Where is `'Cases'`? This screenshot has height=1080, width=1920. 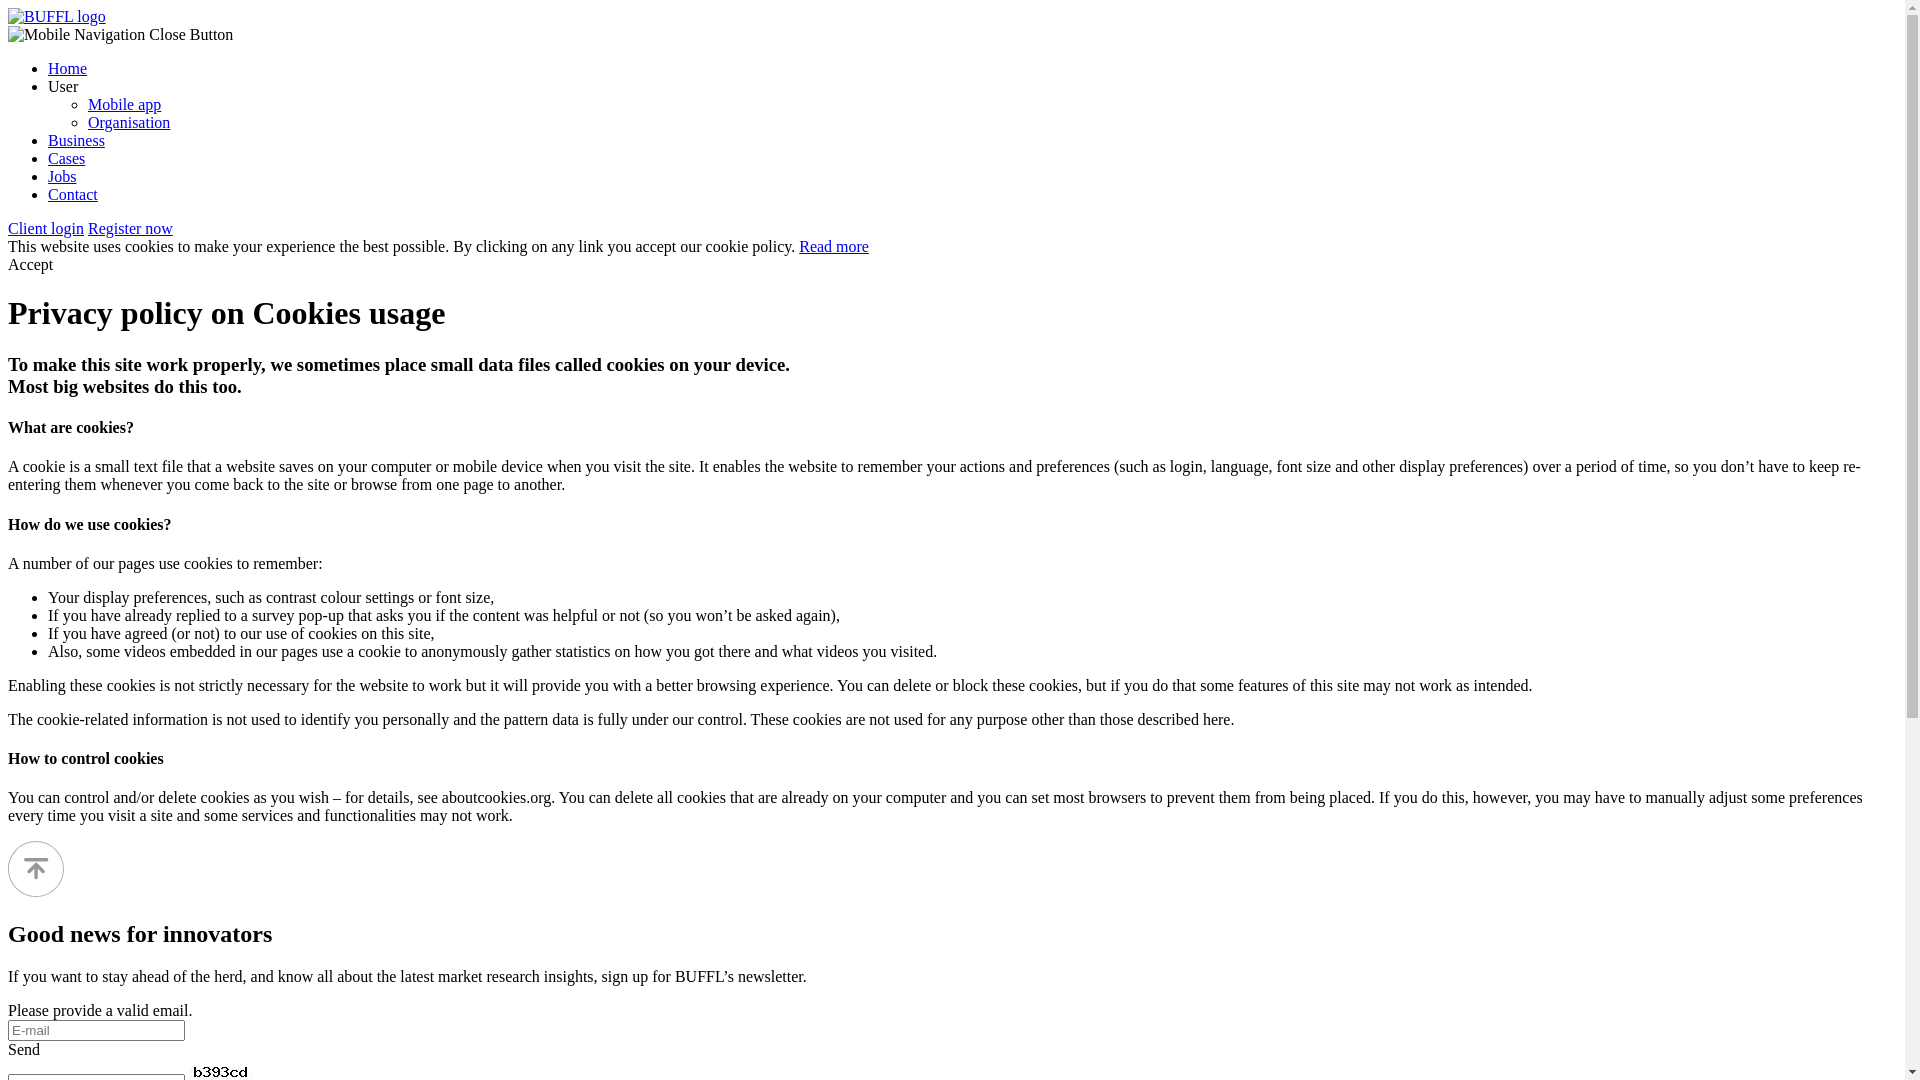 'Cases' is located at coordinates (66, 157).